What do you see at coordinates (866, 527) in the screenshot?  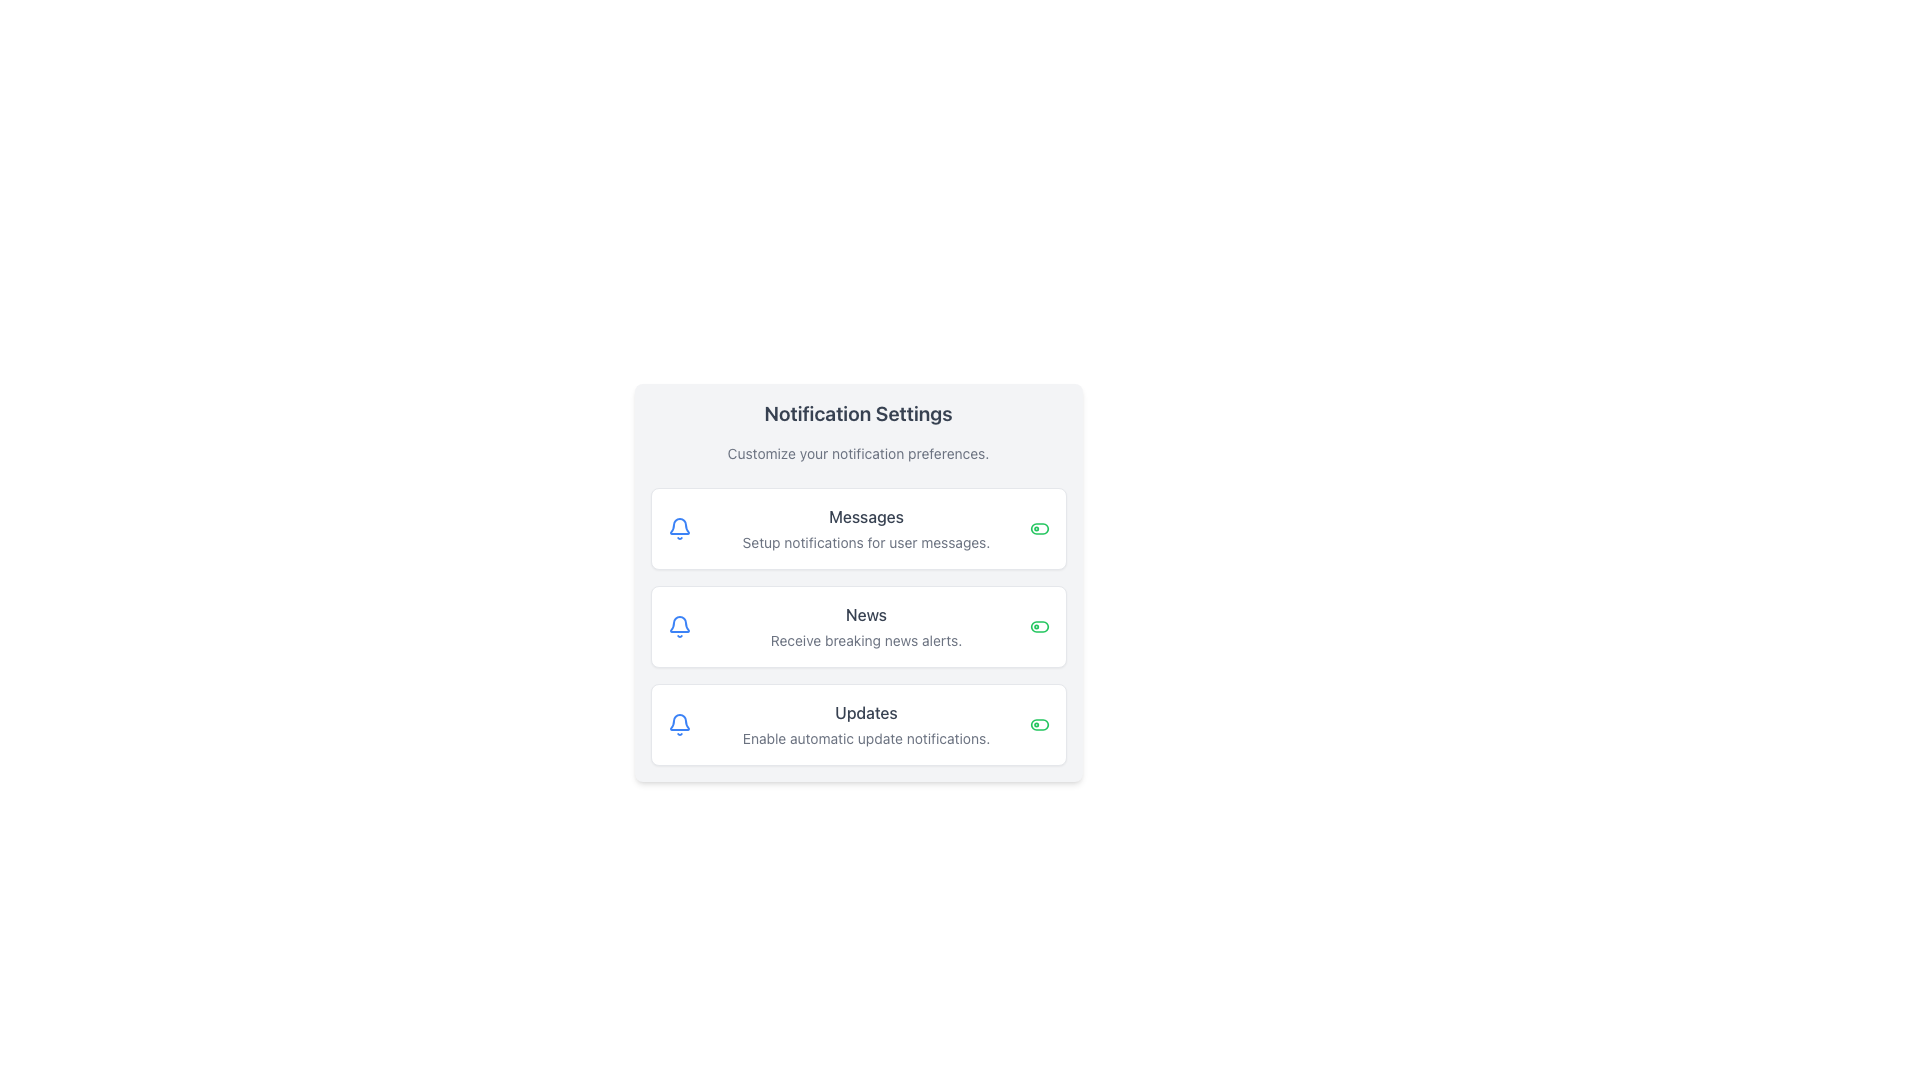 I see `text of the first item in the vertical list of notification options, which contains the bold text 'Messages' and the smaller gray text 'Setup notifications for user messages.'` at bounding box center [866, 527].